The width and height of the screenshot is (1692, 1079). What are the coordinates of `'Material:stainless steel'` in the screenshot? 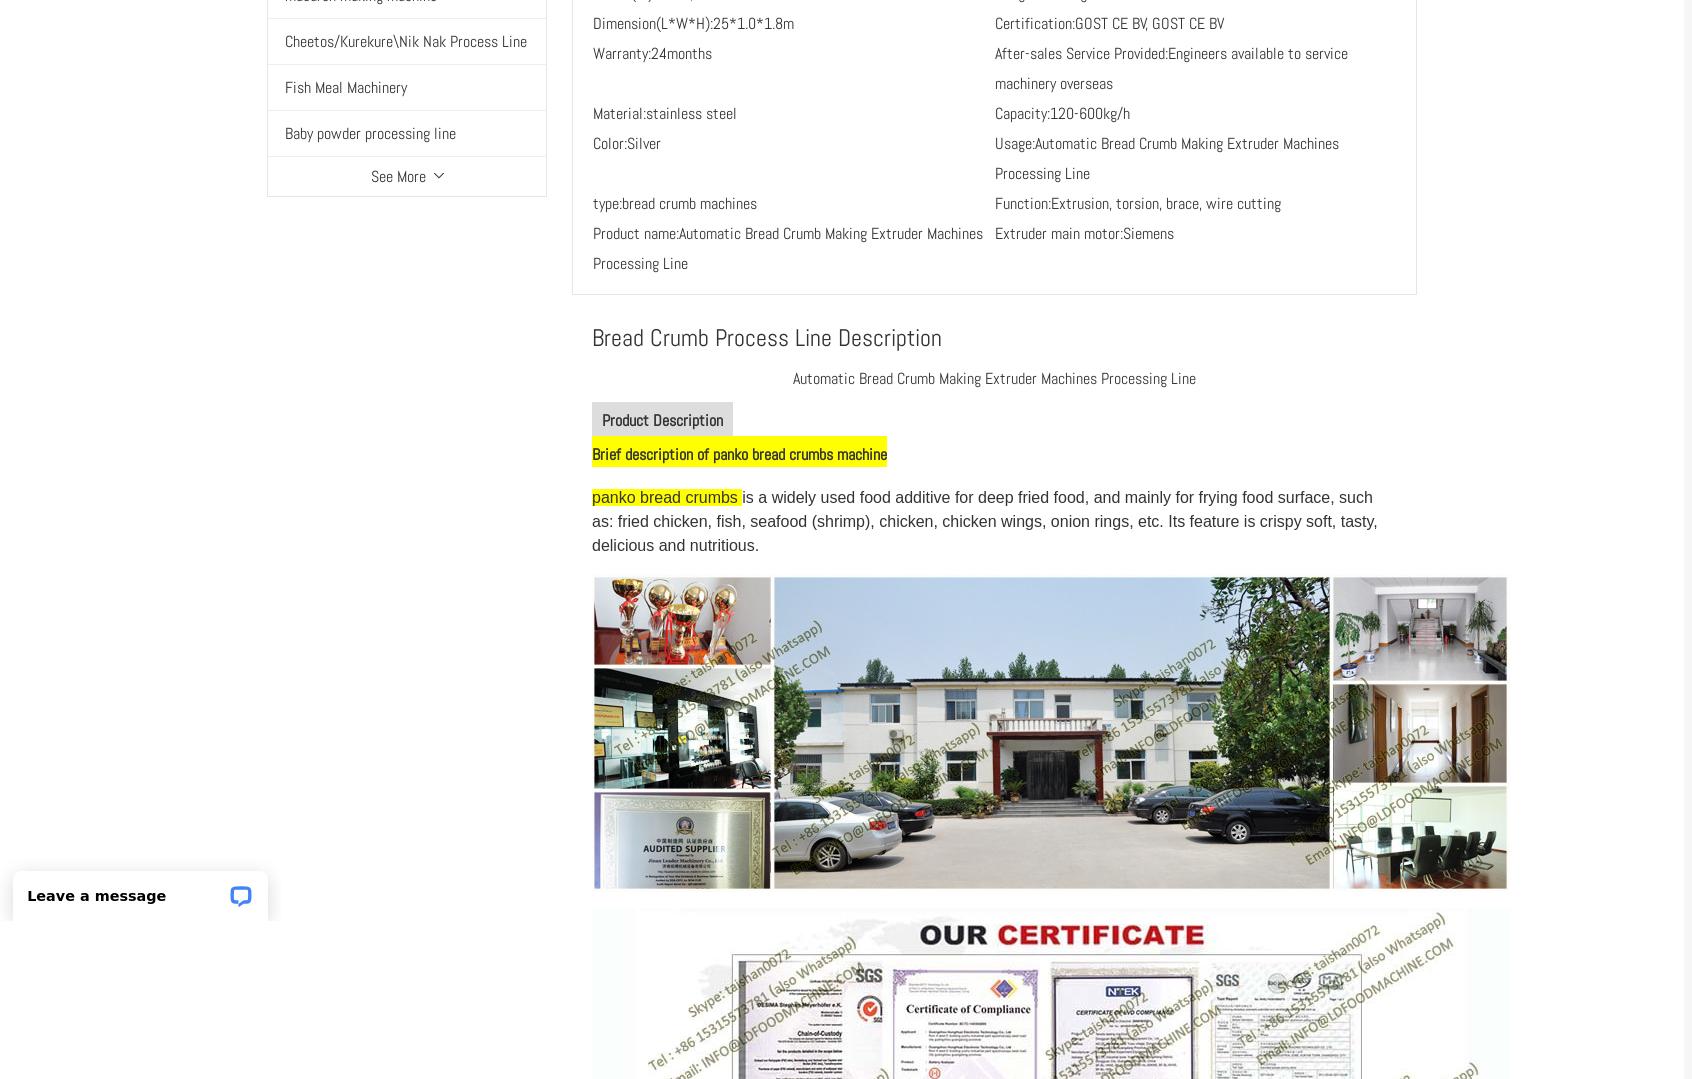 It's located at (664, 112).